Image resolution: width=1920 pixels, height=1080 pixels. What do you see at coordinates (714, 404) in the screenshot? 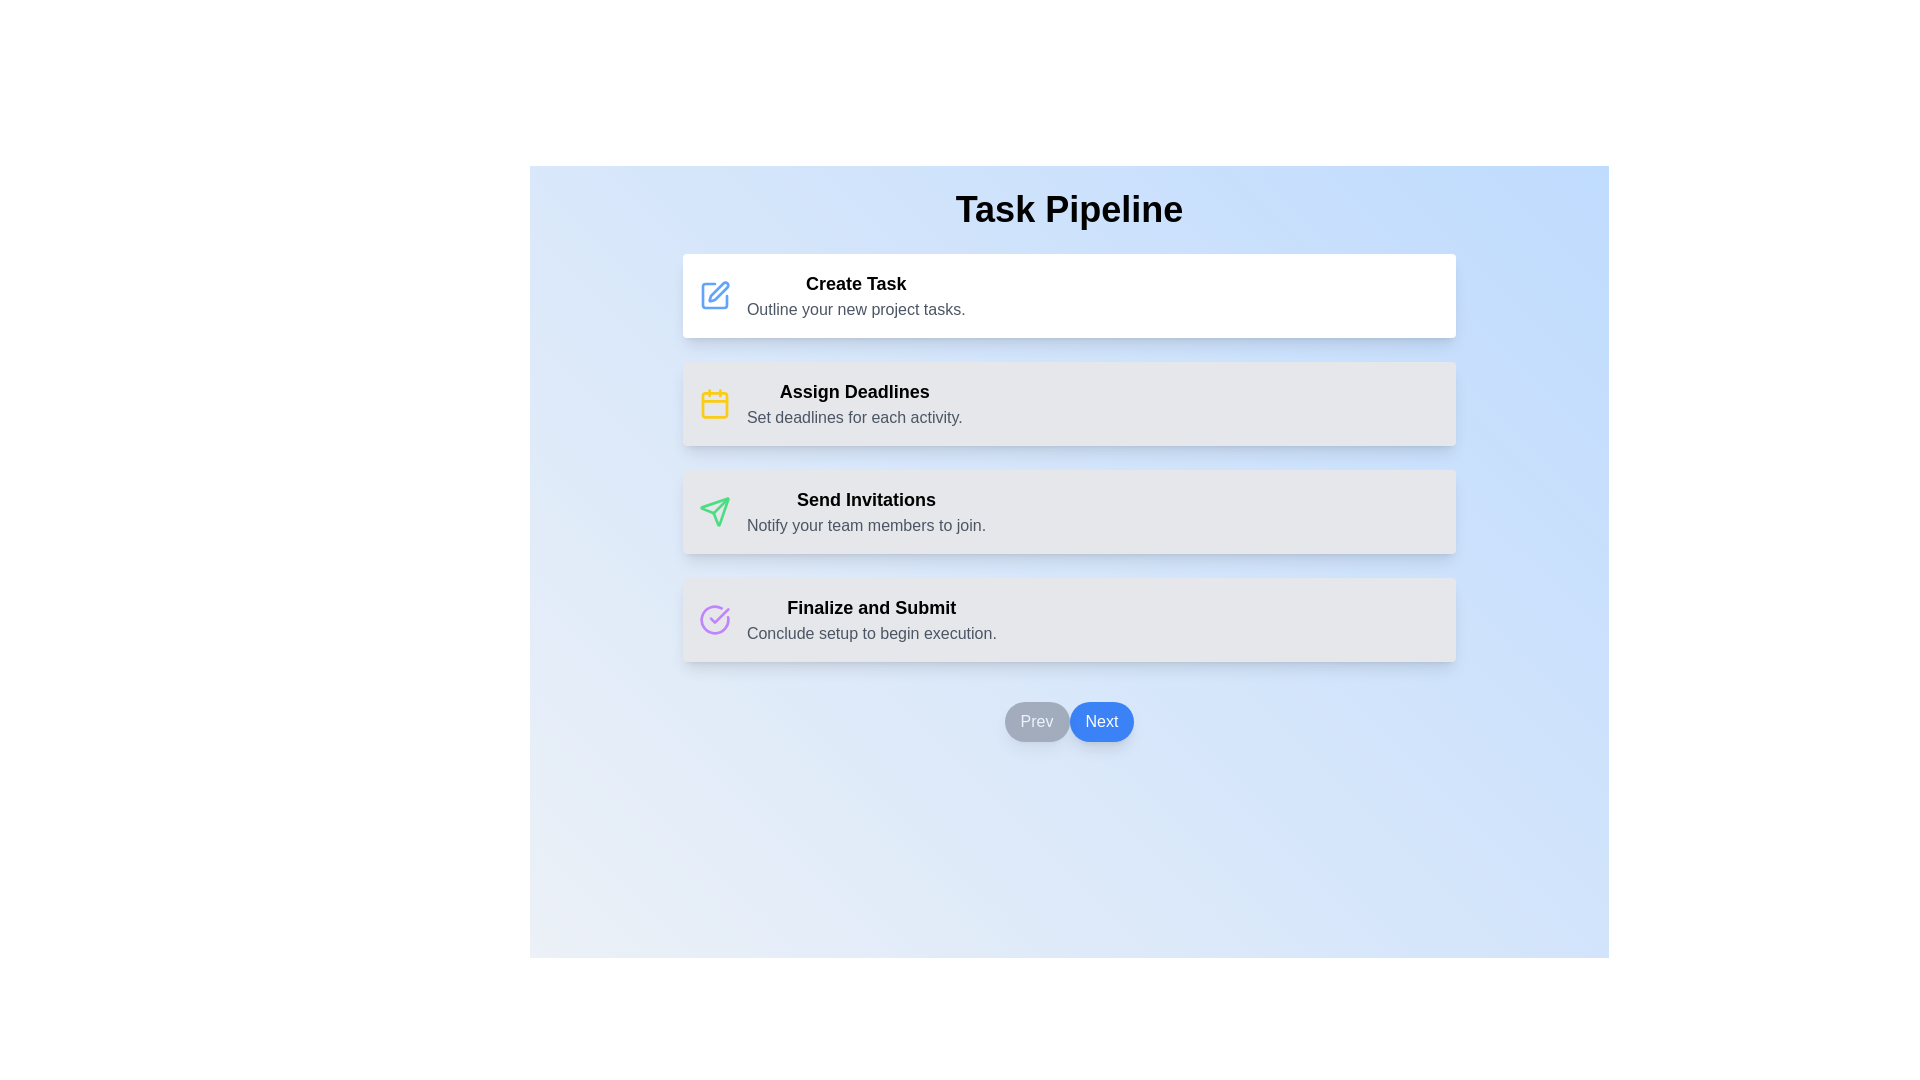
I see `the calendar icon with a yellow outline located to the left of the 'Assign Deadlines' text for context` at bounding box center [714, 404].